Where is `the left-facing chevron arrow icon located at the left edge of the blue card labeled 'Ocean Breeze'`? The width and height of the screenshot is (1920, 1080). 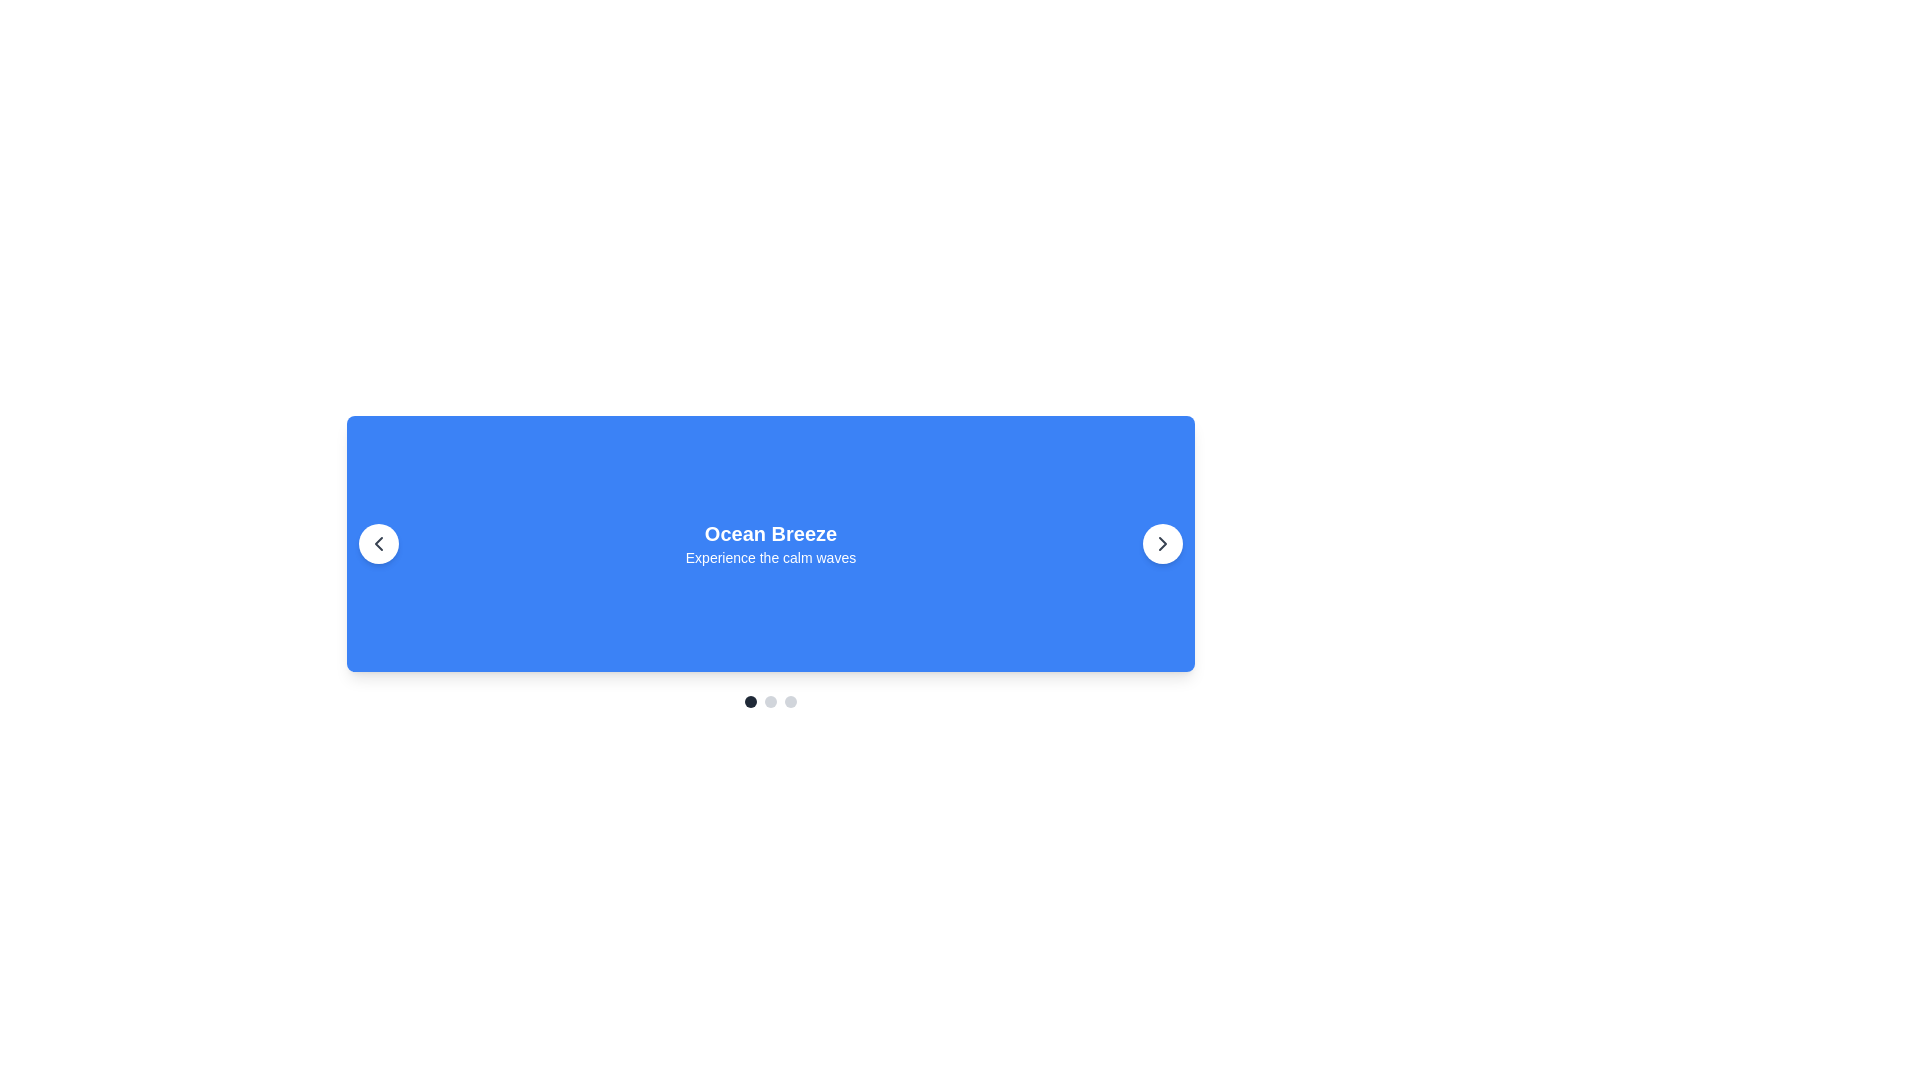
the left-facing chevron arrow icon located at the left edge of the blue card labeled 'Ocean Breeze' is located at coordinates (379, 543).